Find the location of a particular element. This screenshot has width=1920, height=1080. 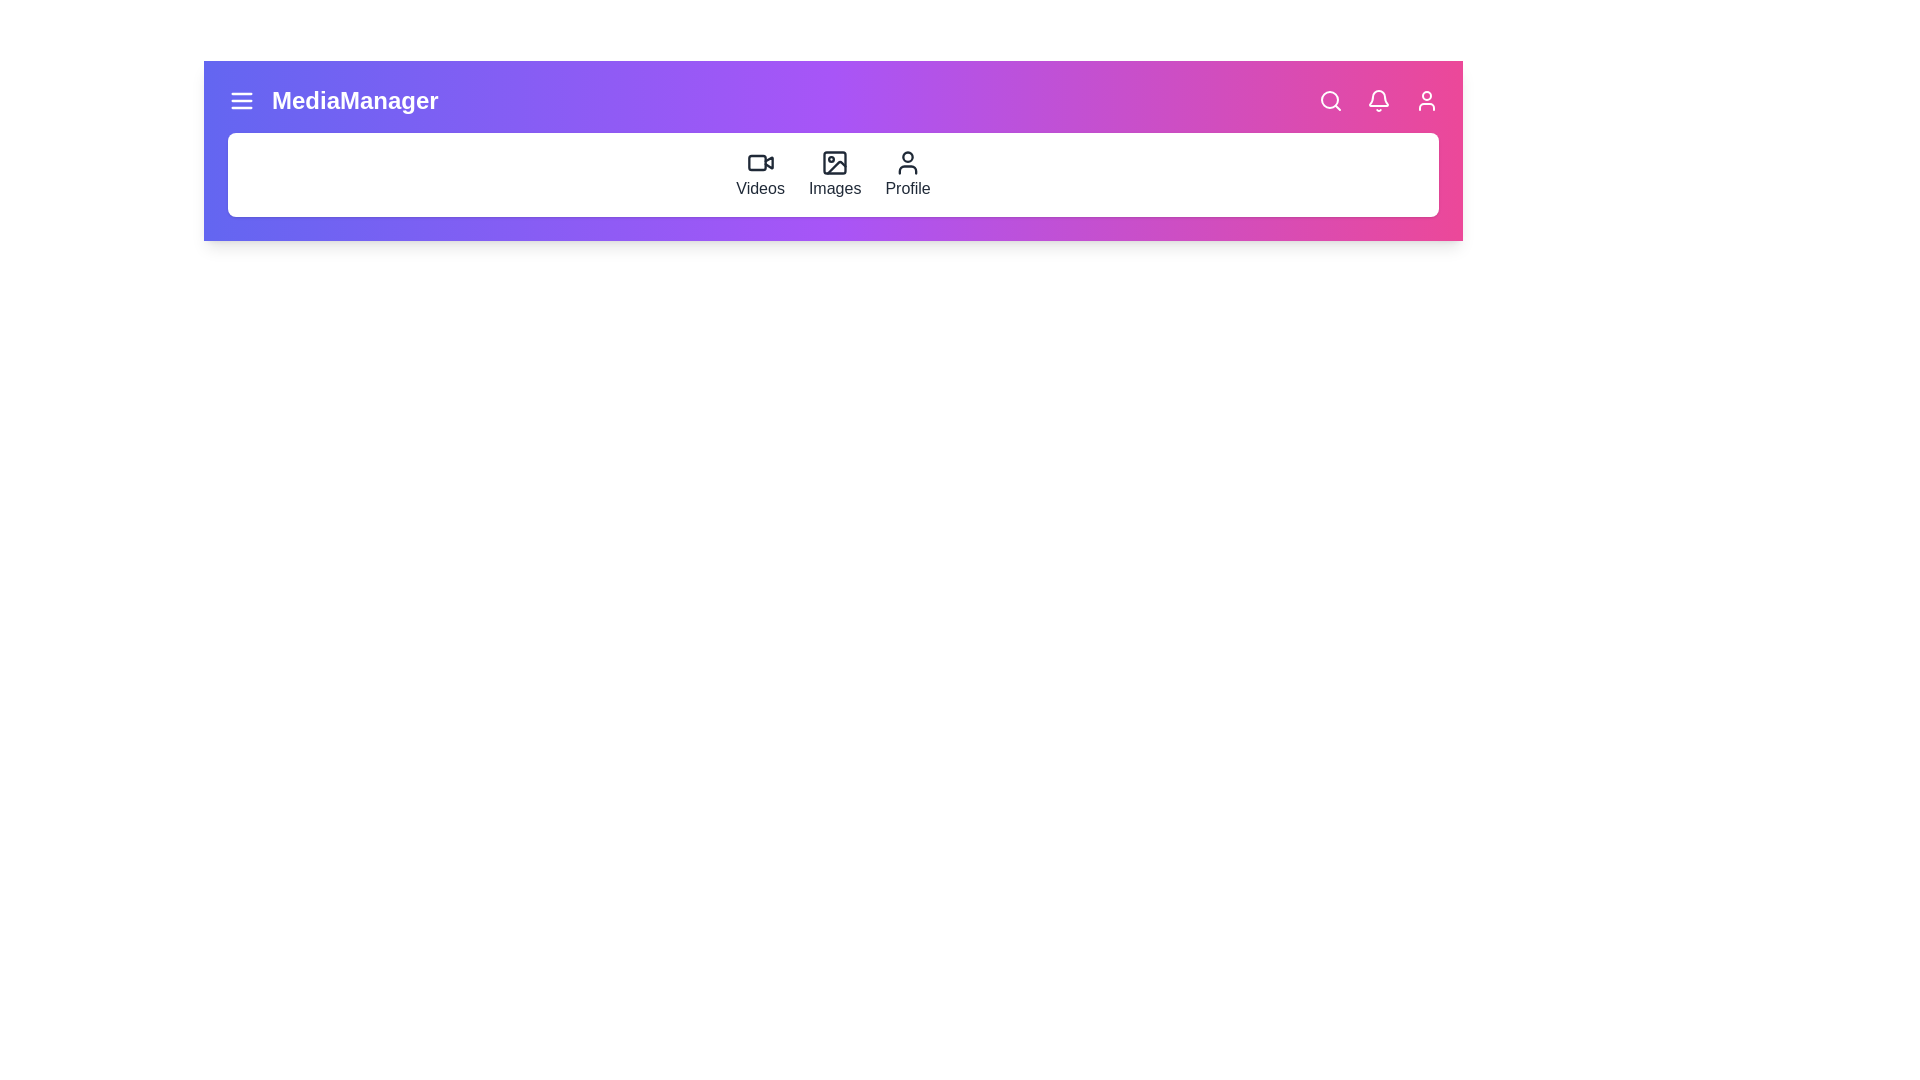

the search icon to initiate the search functionality is located at coordinates (1330, 100).